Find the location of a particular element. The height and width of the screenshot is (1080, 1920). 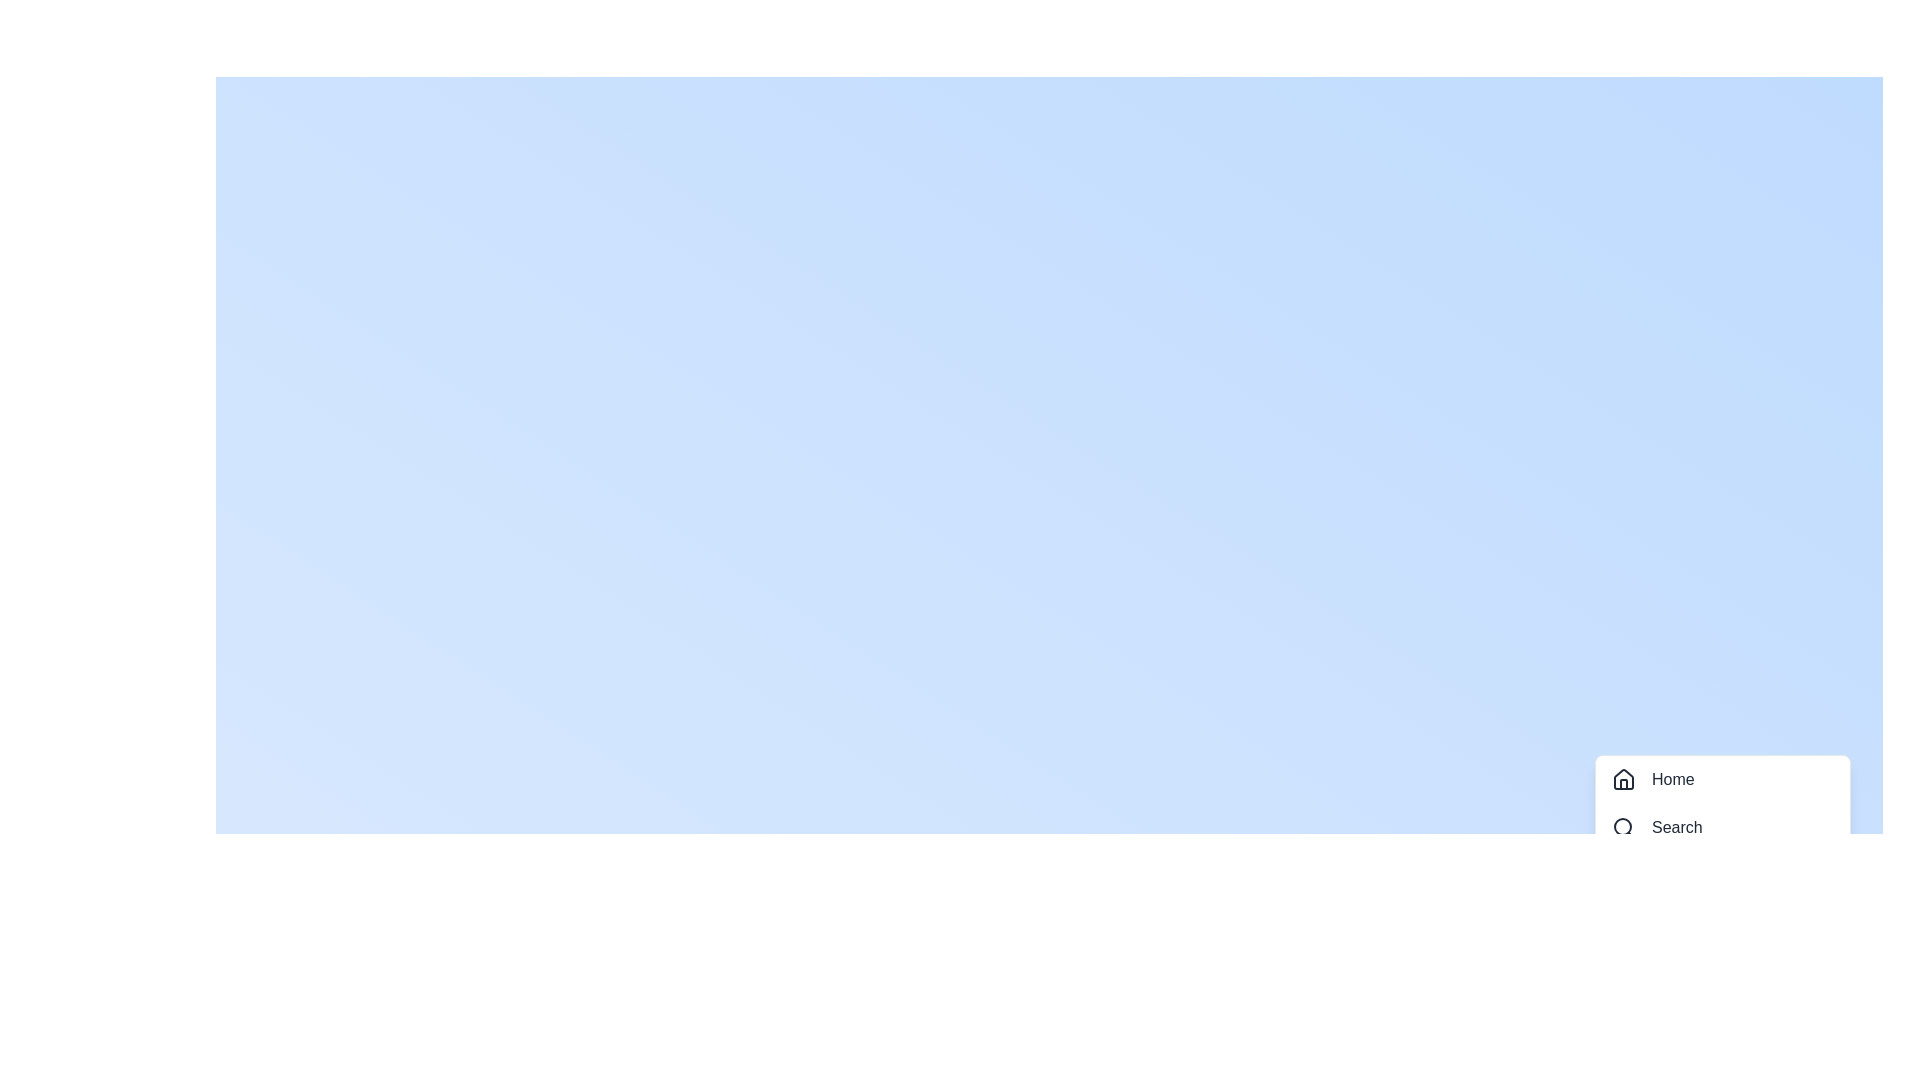

the decorative SVG line within the house icon, which is positioned vertically near the center bottom of the house's interior space is located at coordinates (1623, 783).